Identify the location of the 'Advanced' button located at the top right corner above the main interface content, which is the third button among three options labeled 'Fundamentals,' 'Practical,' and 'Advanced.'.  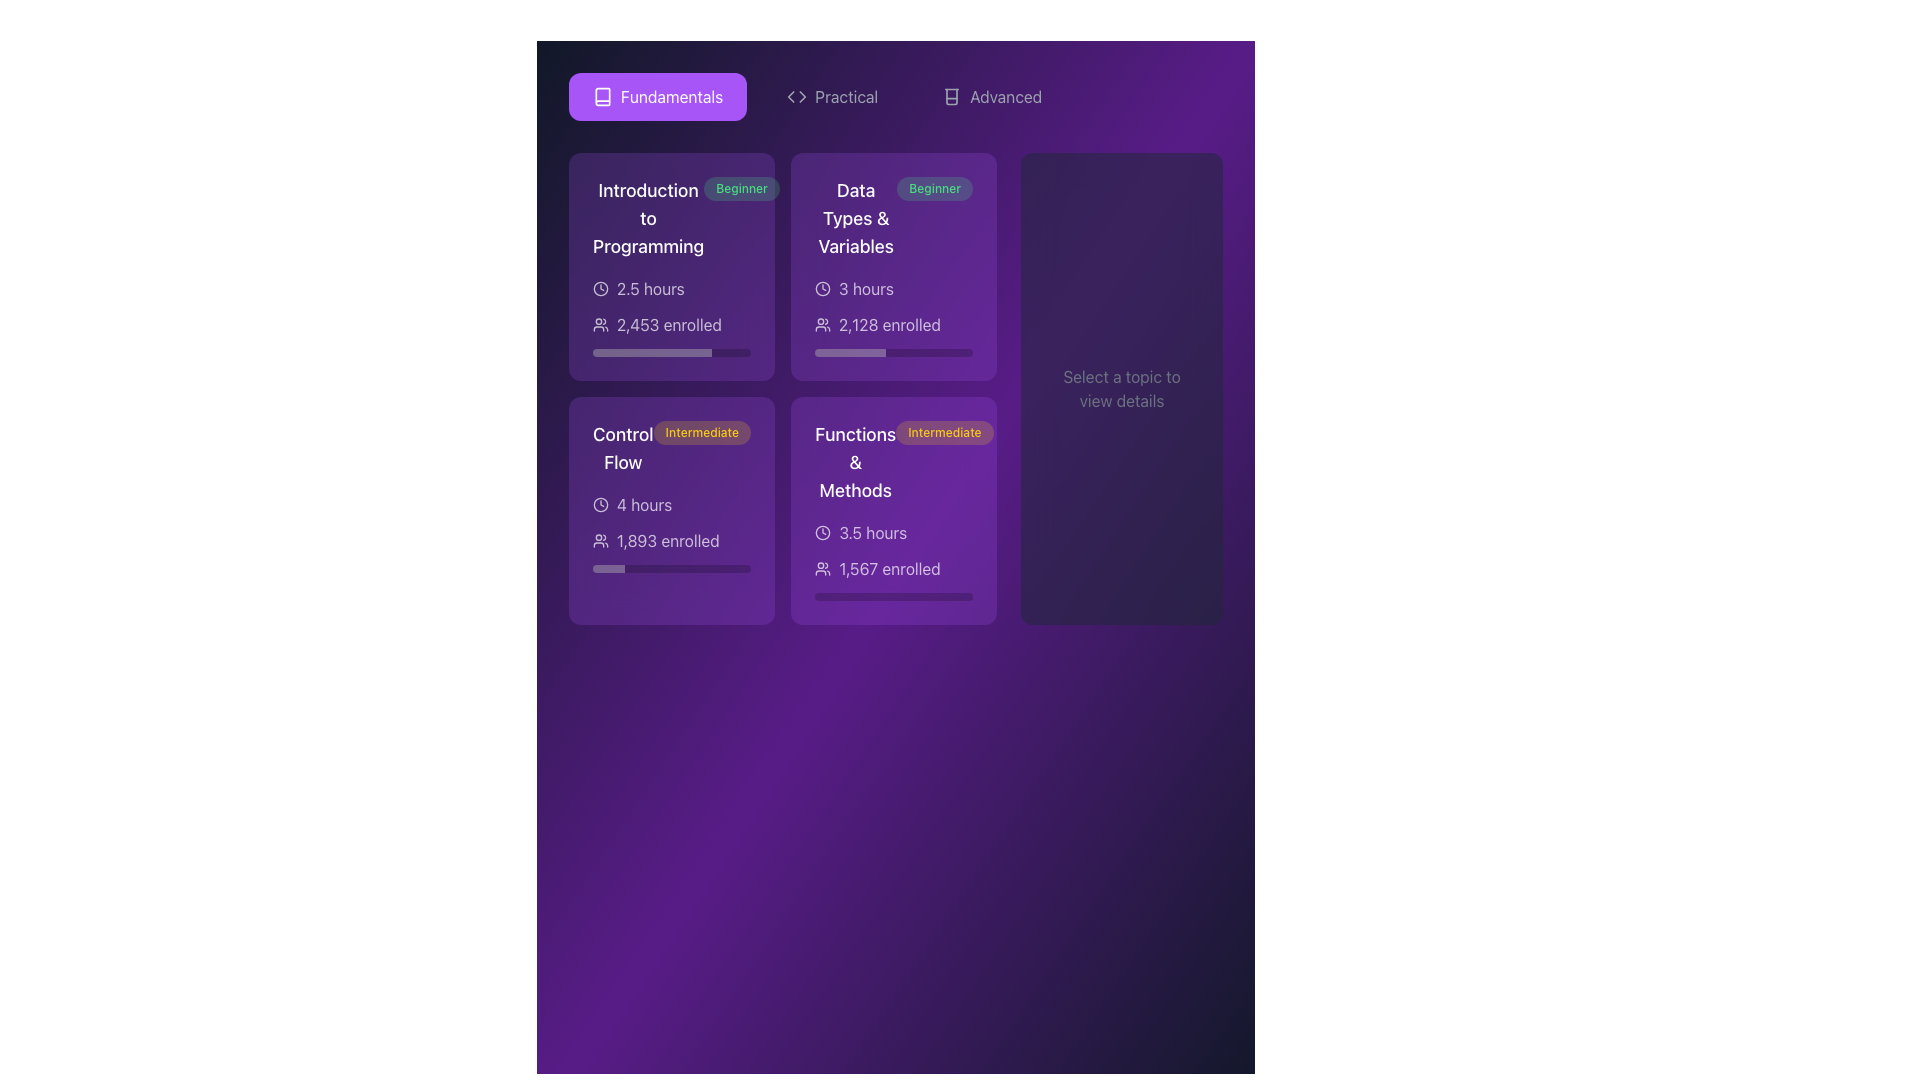
(992, 96).